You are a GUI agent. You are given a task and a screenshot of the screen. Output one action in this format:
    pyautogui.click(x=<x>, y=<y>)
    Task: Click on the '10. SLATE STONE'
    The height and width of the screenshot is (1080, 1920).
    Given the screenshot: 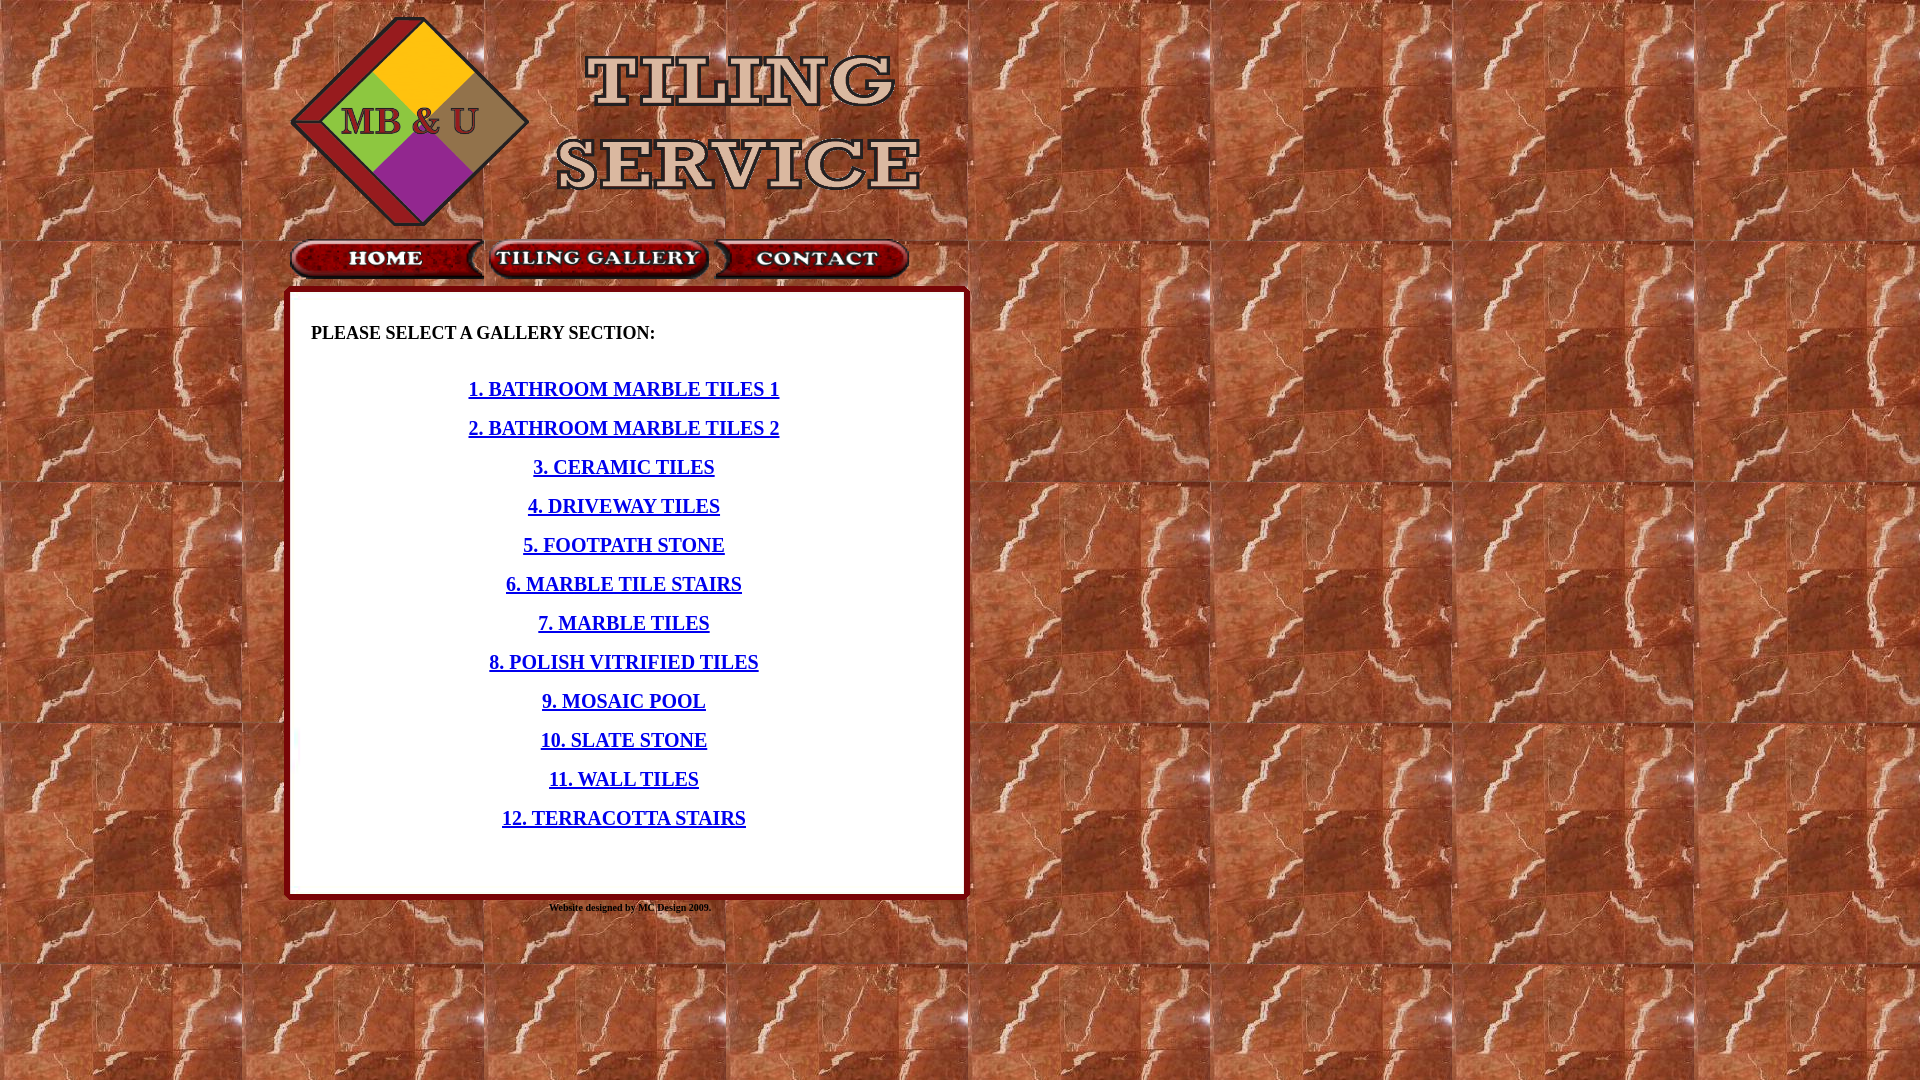 What is the action you would take?
    pyautogui.click(x=623, y=740)
    